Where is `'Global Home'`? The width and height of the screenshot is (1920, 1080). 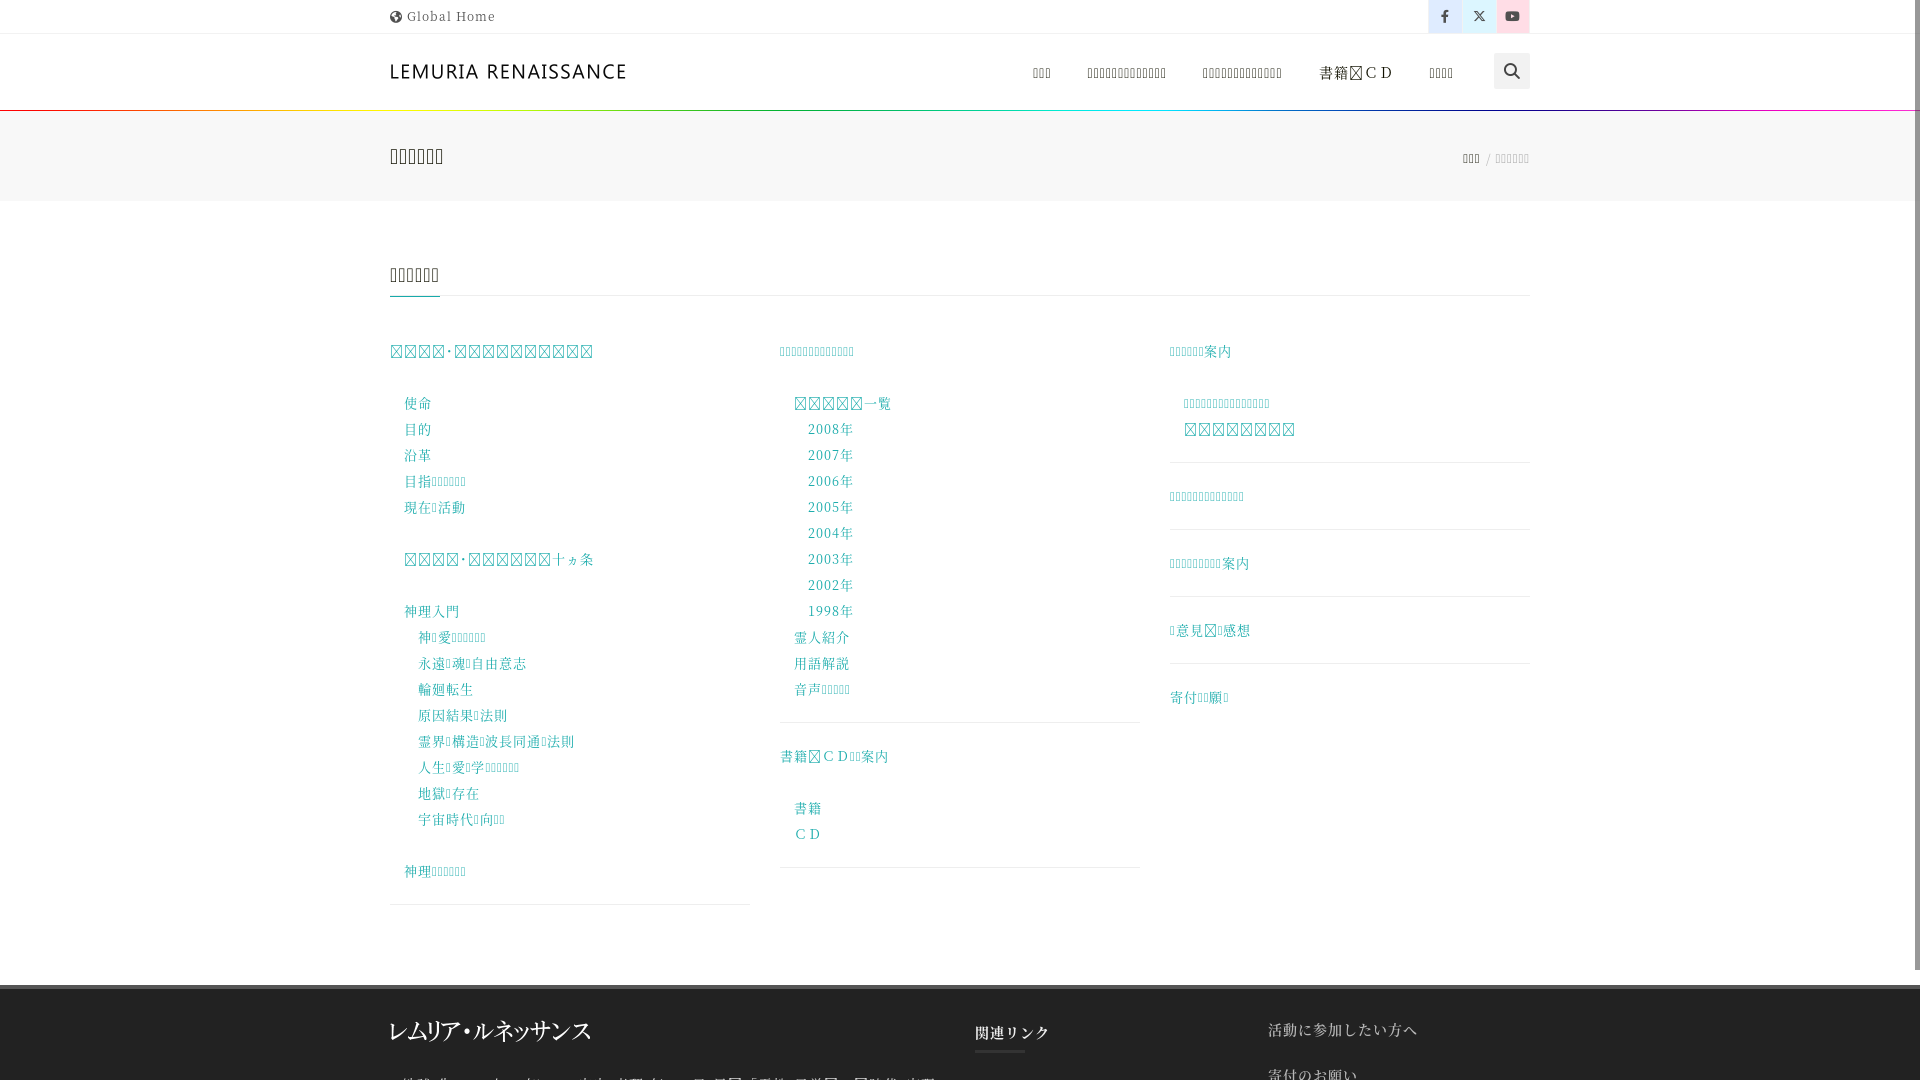
'Global Home' is located at coordinates (389, 15).